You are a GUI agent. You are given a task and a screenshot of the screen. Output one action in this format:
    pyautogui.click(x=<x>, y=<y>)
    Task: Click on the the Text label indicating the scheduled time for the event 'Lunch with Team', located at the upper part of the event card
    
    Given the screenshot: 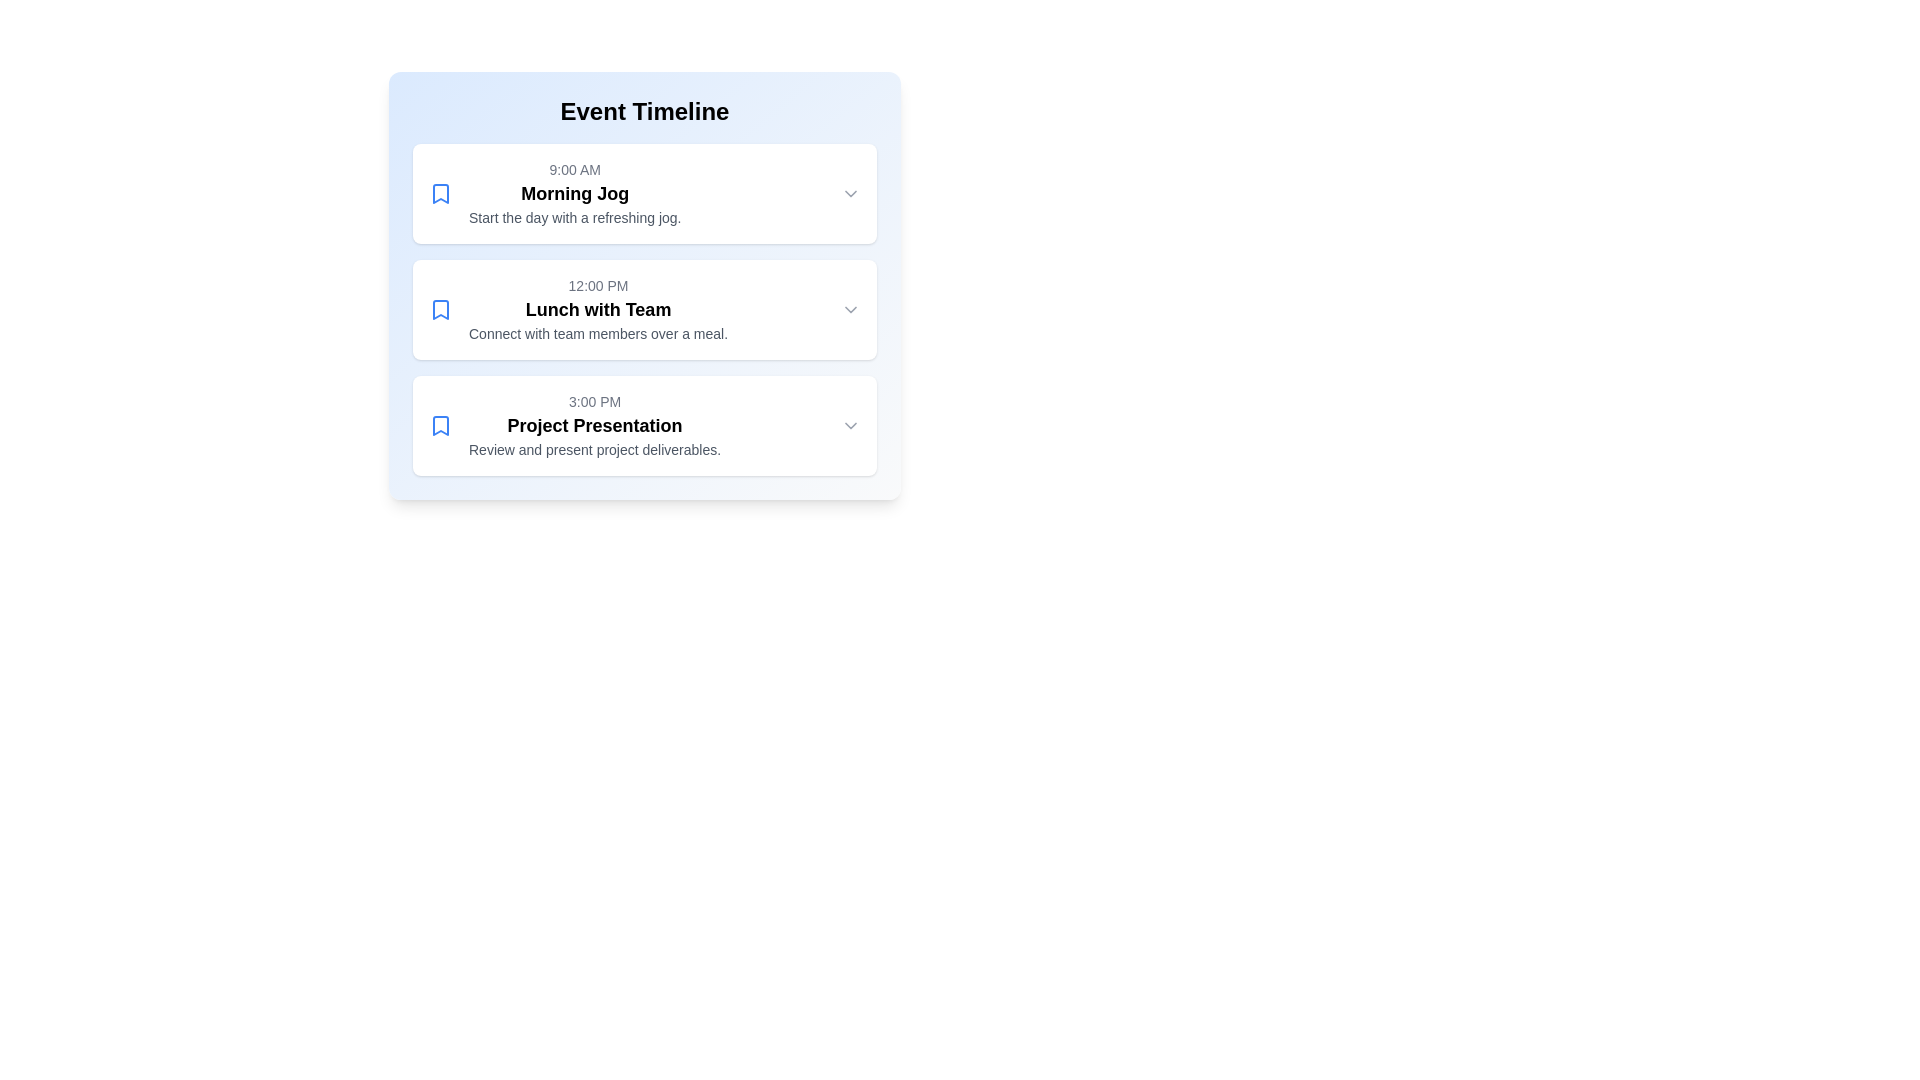 What is the action you would take?
    pyautogui.click(x=597, y=285)
    